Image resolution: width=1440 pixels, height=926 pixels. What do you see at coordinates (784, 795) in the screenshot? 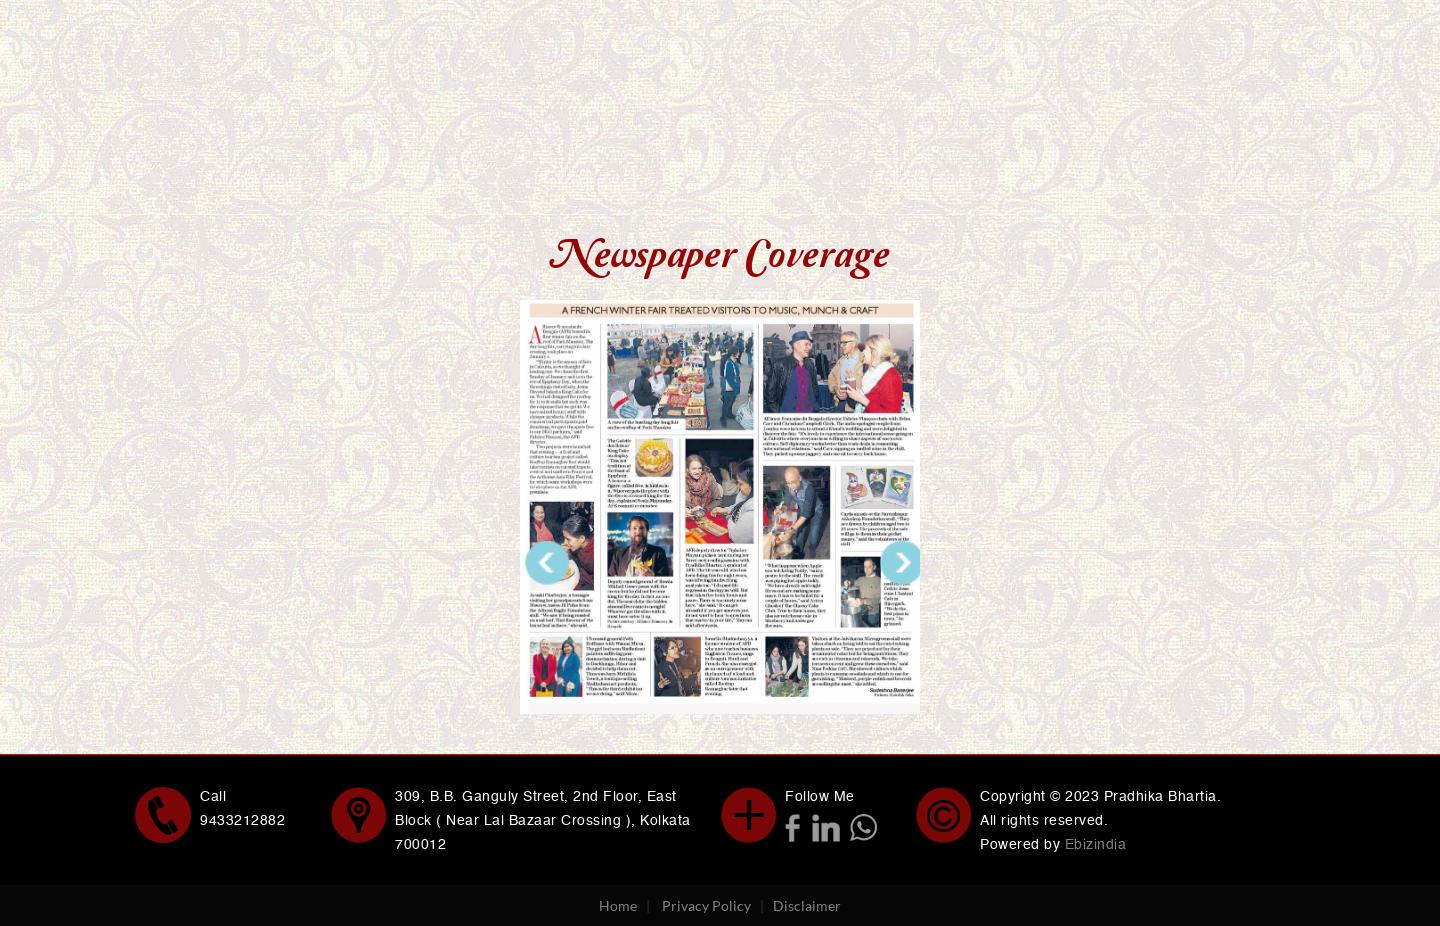
I see `'Follow Me'` at bounding box center [784, 795].